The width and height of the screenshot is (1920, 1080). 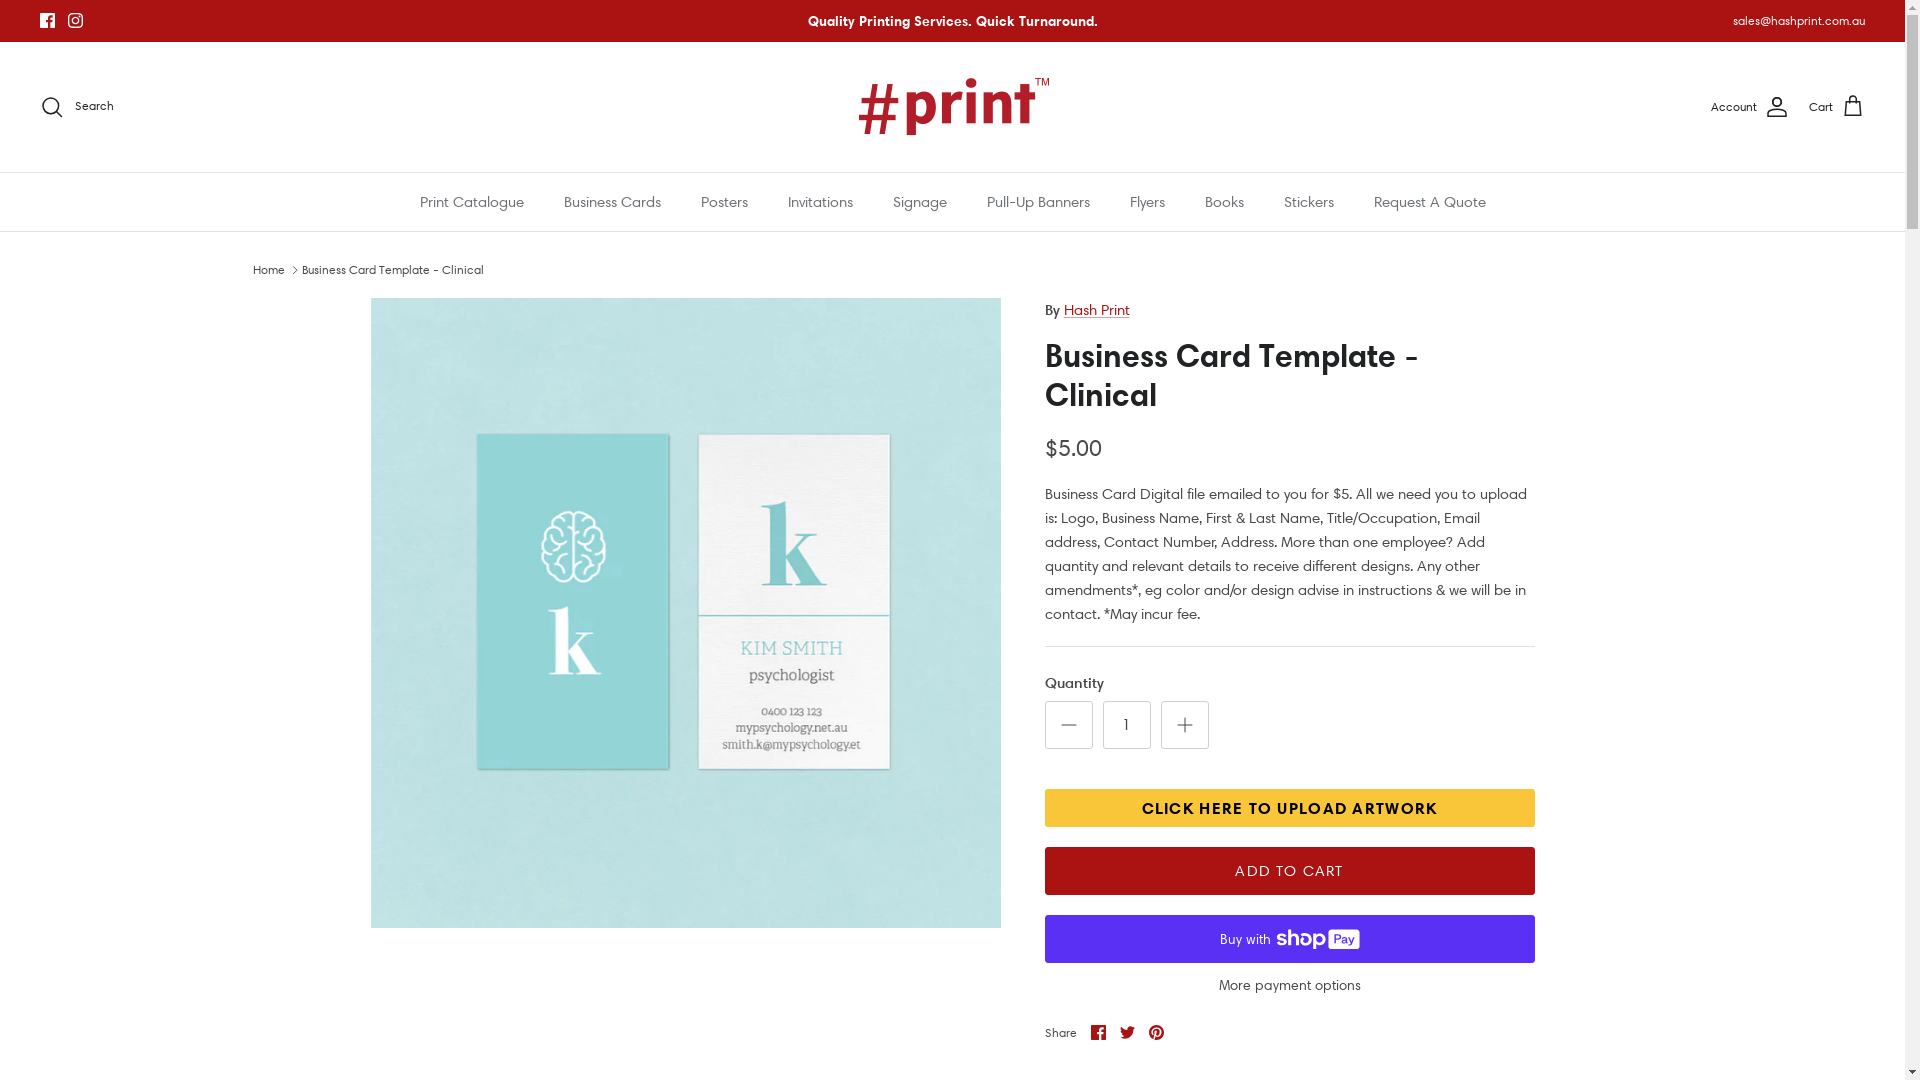 I want to click on 'More payment options', so click(x=1289, y=984).